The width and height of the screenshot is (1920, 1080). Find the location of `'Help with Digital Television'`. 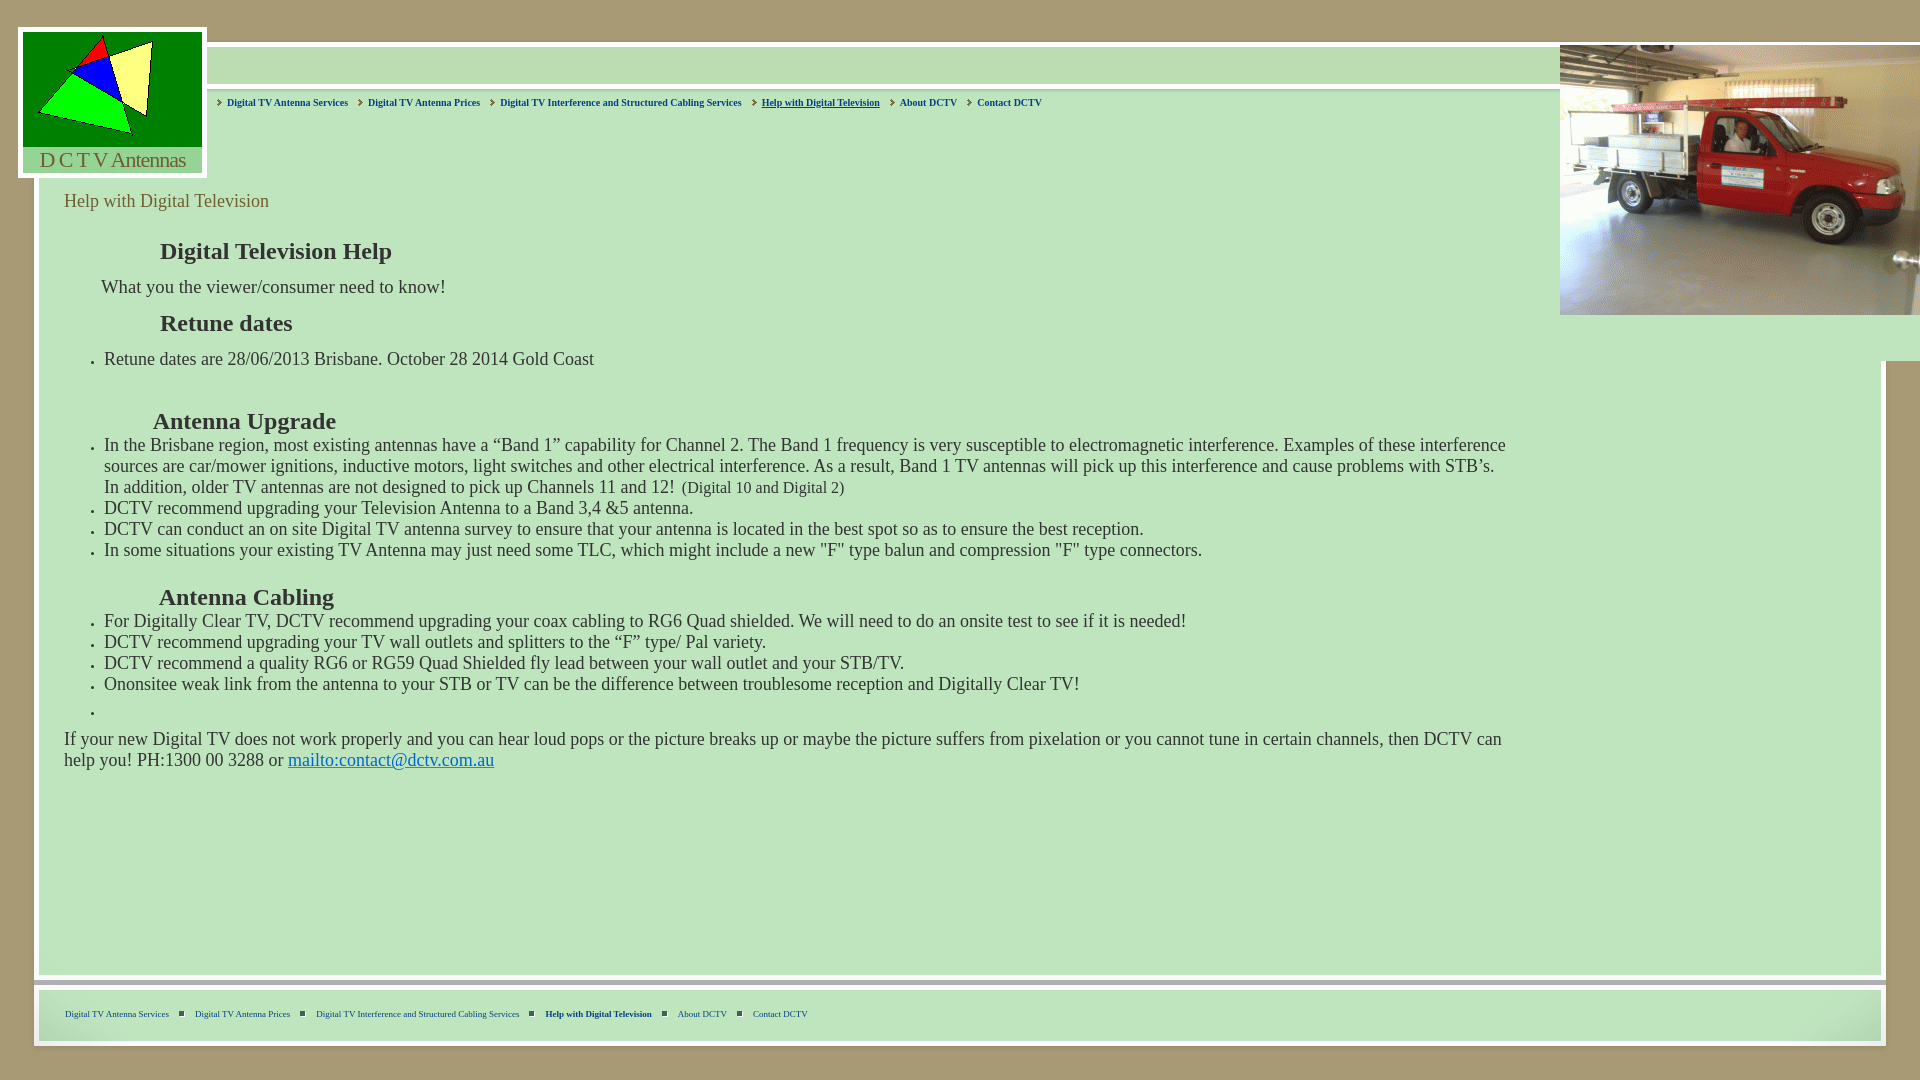

'Help with Digital Television' is located at coordinates (761, 102).